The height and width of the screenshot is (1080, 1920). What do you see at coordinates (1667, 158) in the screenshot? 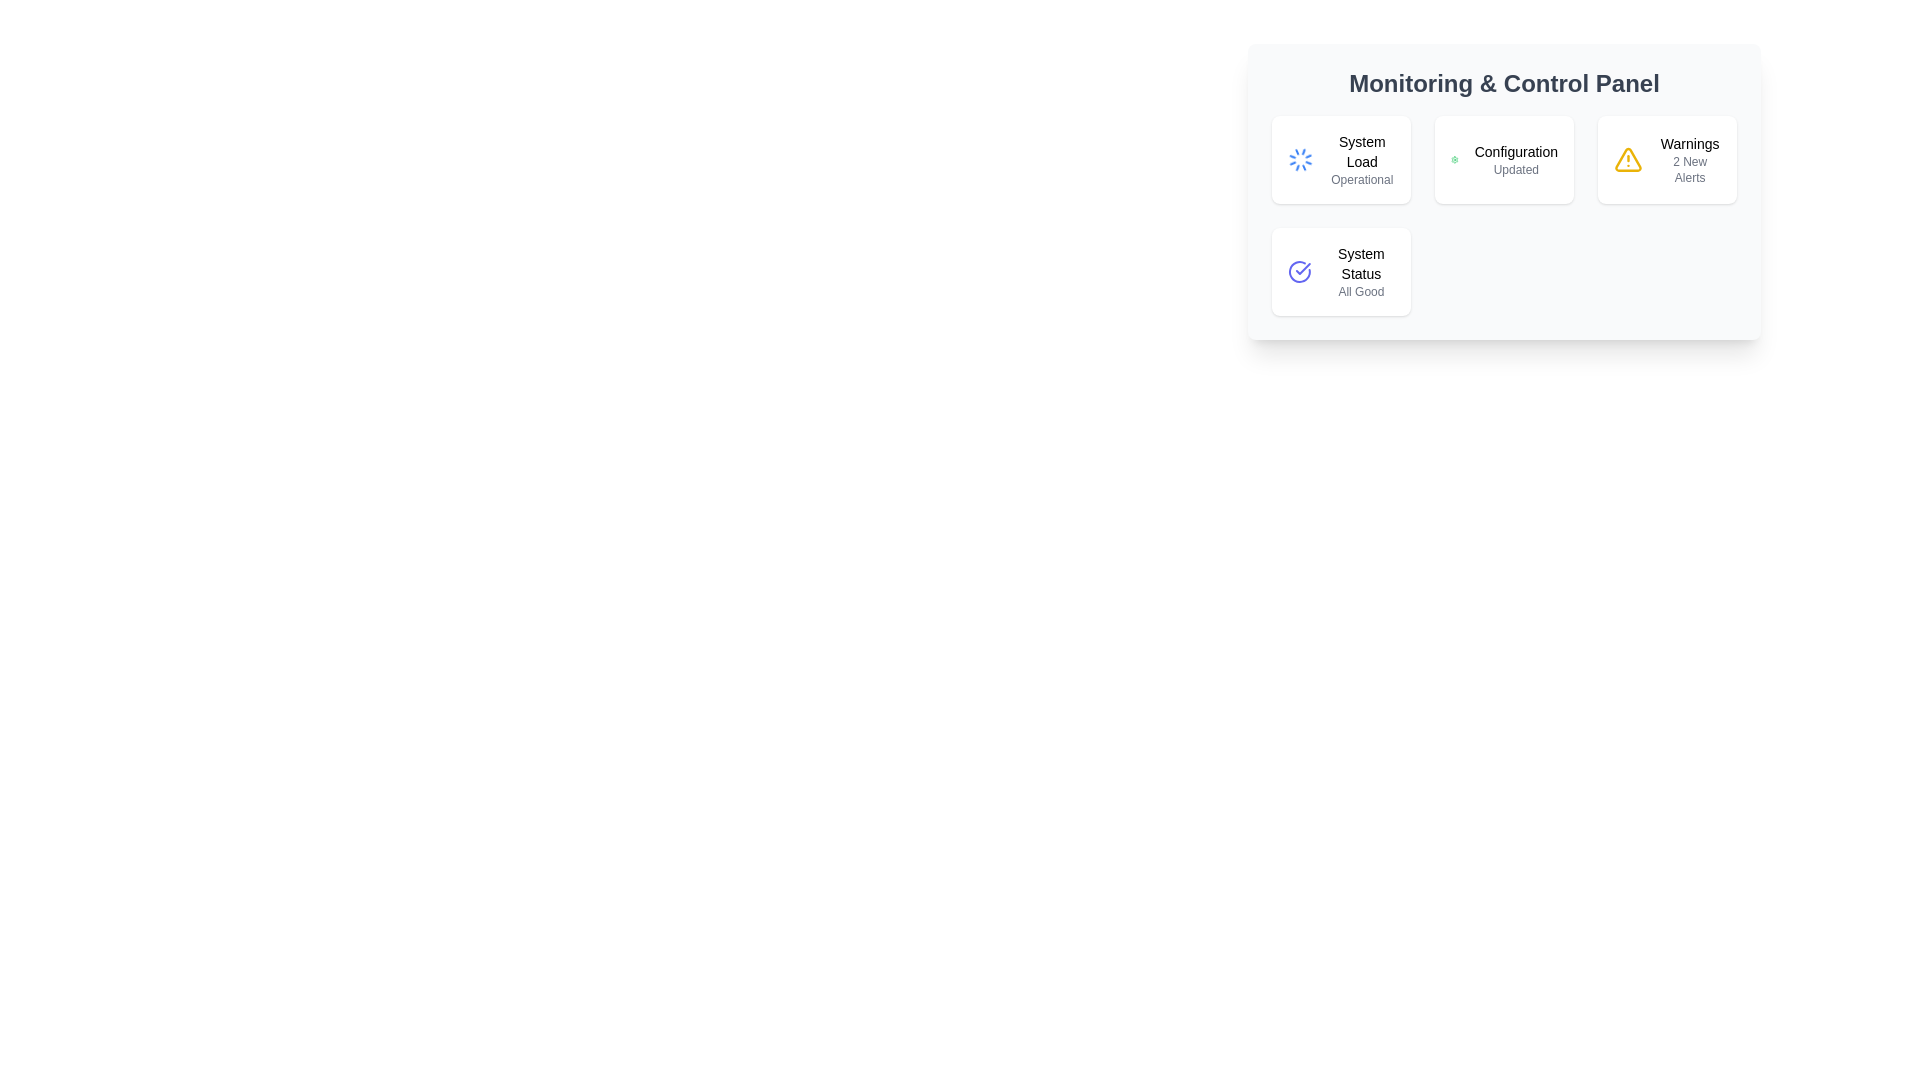
I see `the Notification card, which is the third item in a grid layout indicating alert statuses and new alerts, located in the top-right corner of the 'Monitoring & Control Panel.'` at bounding box center [1667, 158].